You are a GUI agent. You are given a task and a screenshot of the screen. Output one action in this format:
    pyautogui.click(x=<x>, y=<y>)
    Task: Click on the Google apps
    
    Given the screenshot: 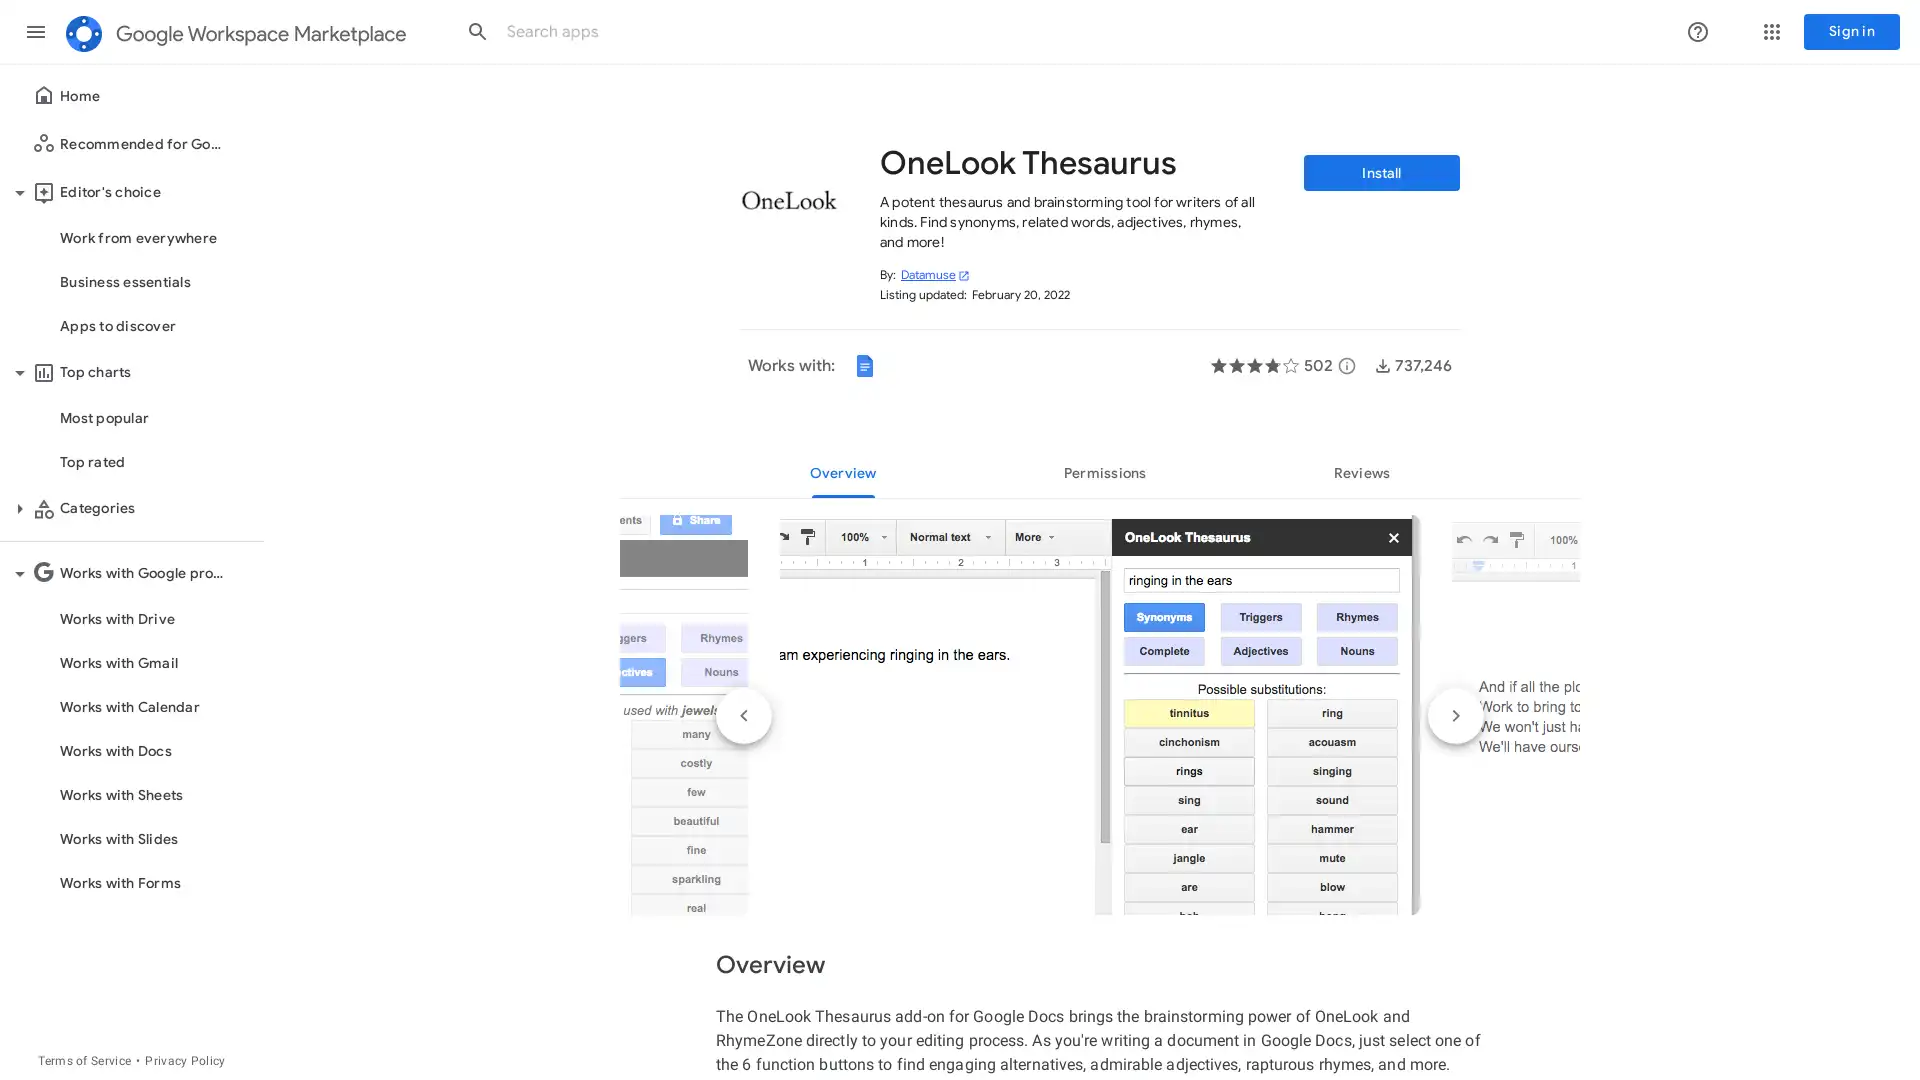 What is the action you would take?
    pyautogui.click(x=1771, y=31)
    